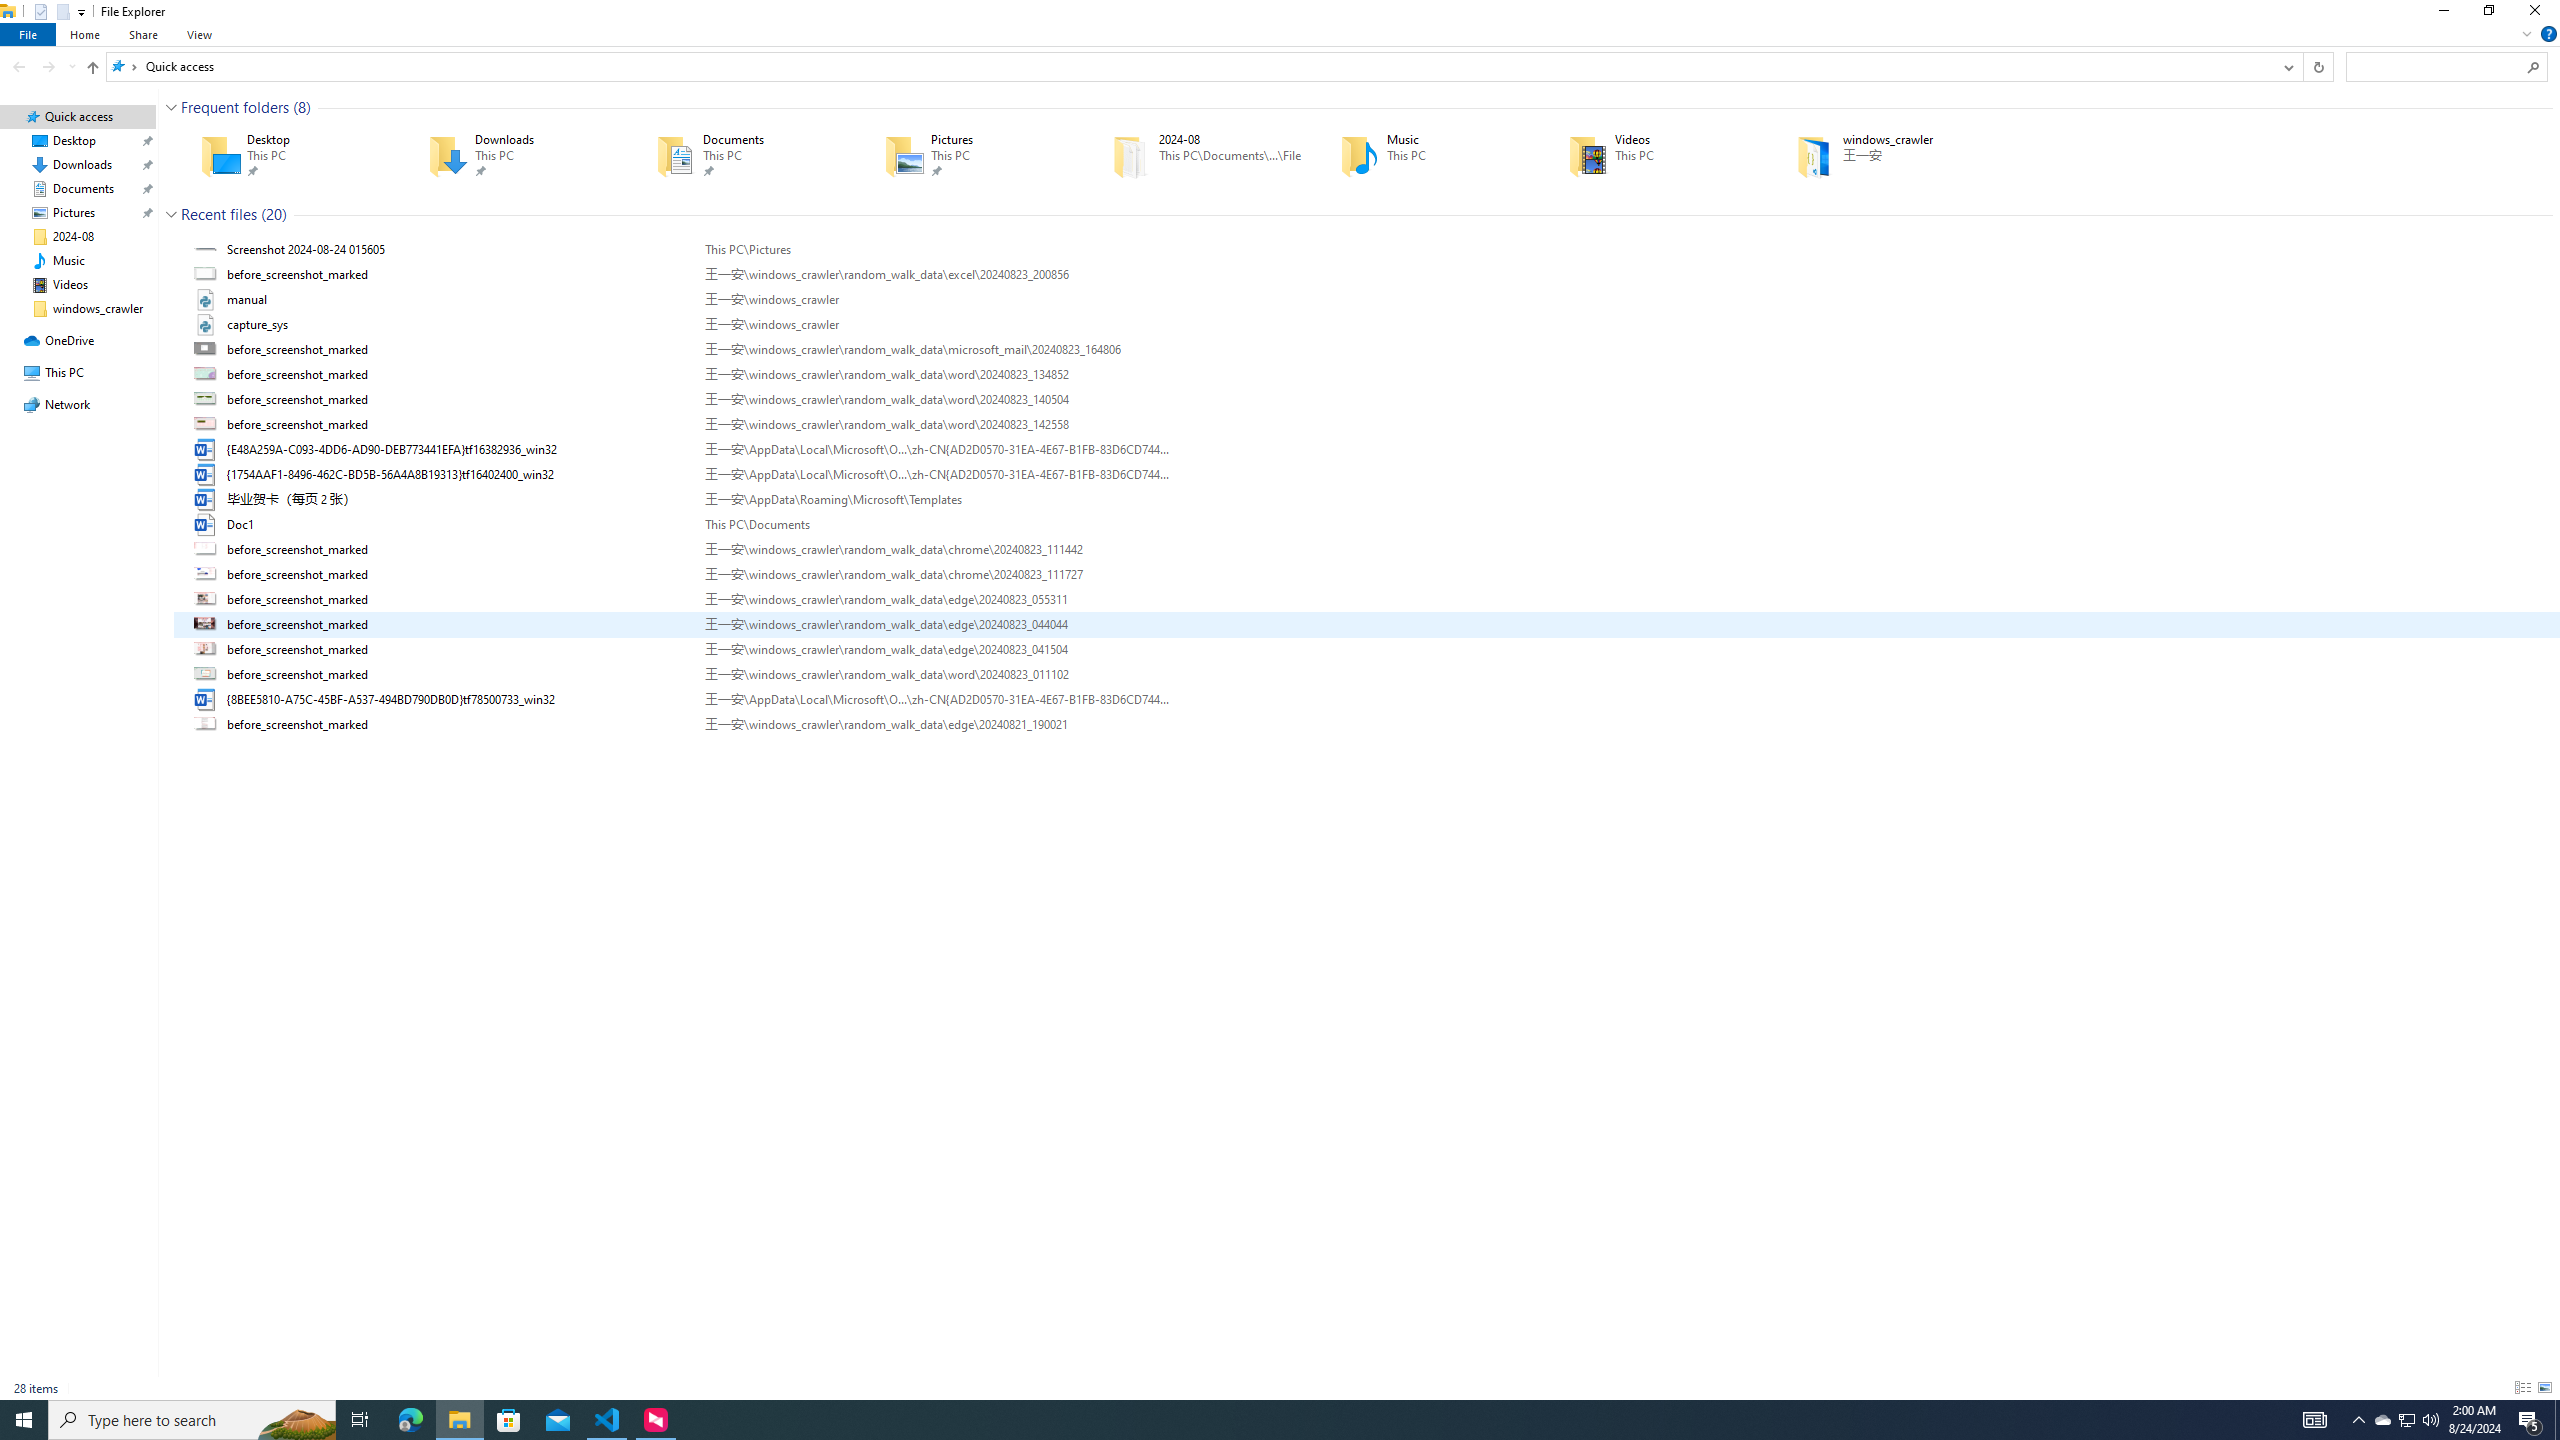 This screenshot has height=1440, width=2560. What do you see at coordinates (123, 65) in the screenshot?
I see `'All locations'` at bounding box center [123, 65].